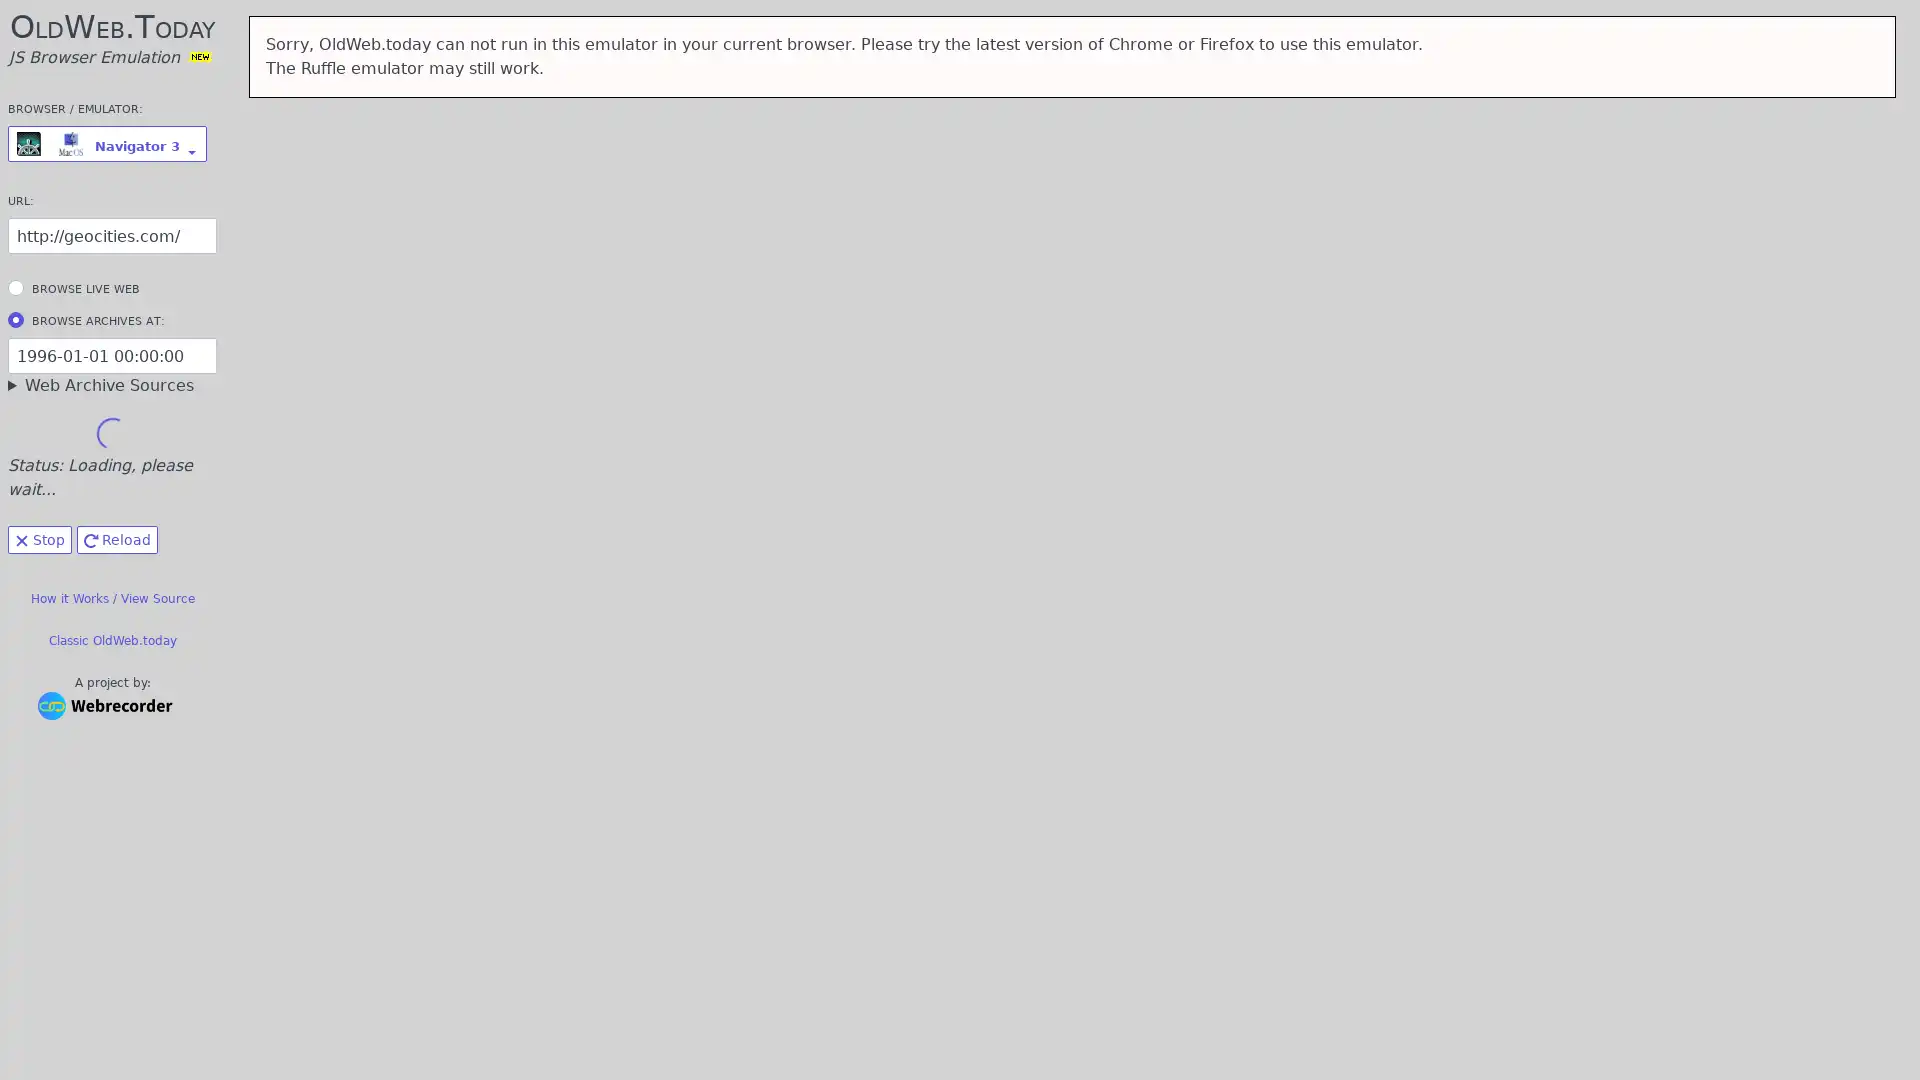 The height and width of the screenshot is (1080, 1920). Describe the element at coordinates (116, 540) in the screenshot. I see `Reload` at that location.